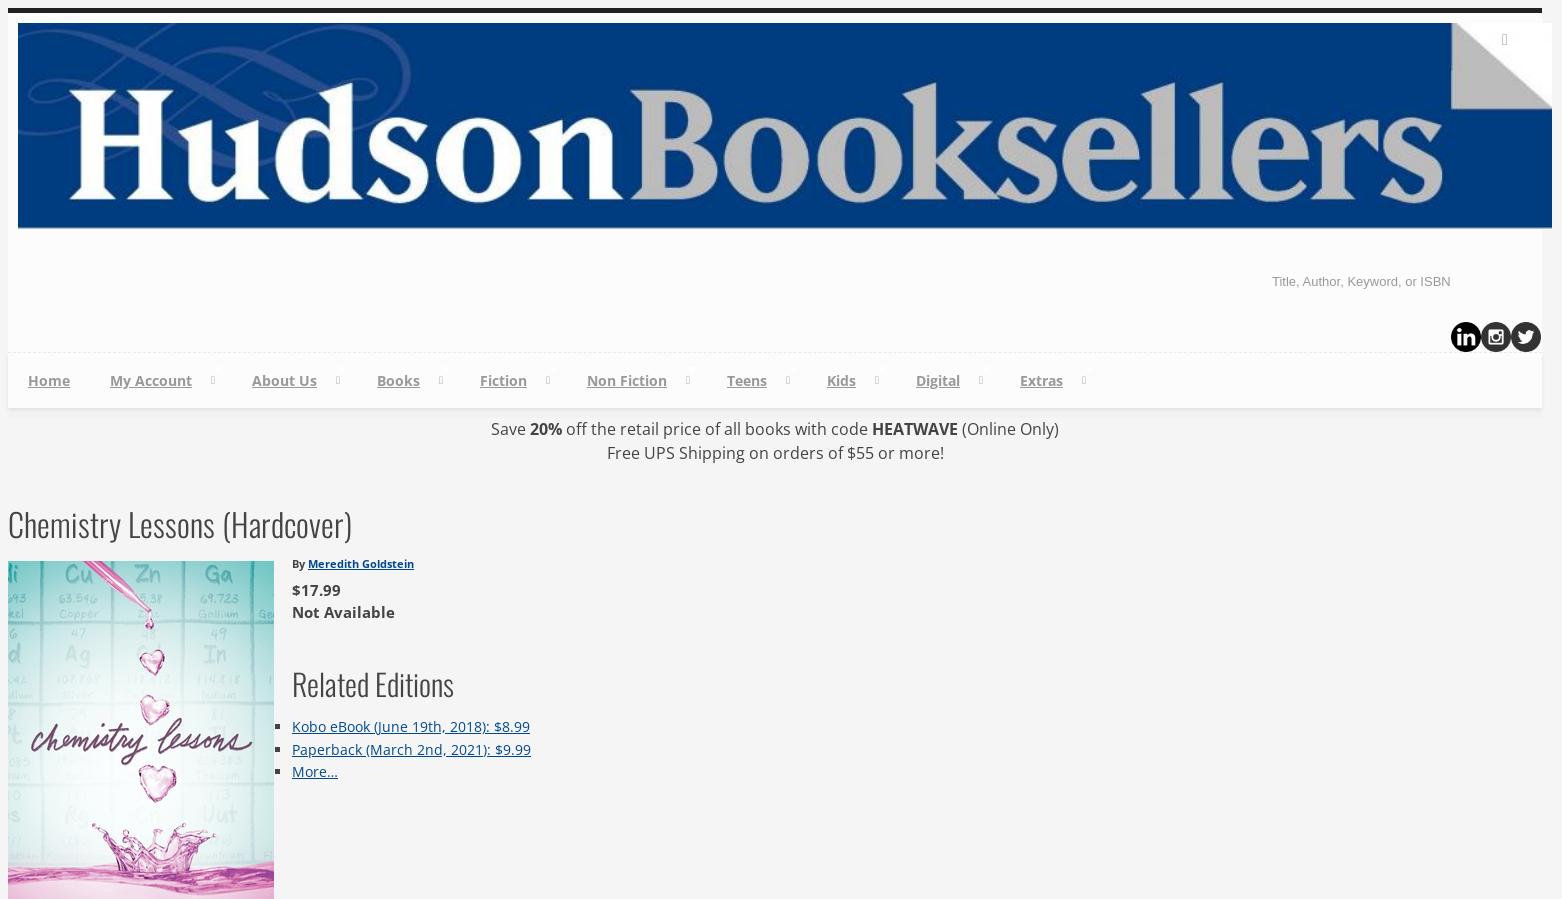  I want to click on 'off the retail price of all books with code', so click(562, 428).